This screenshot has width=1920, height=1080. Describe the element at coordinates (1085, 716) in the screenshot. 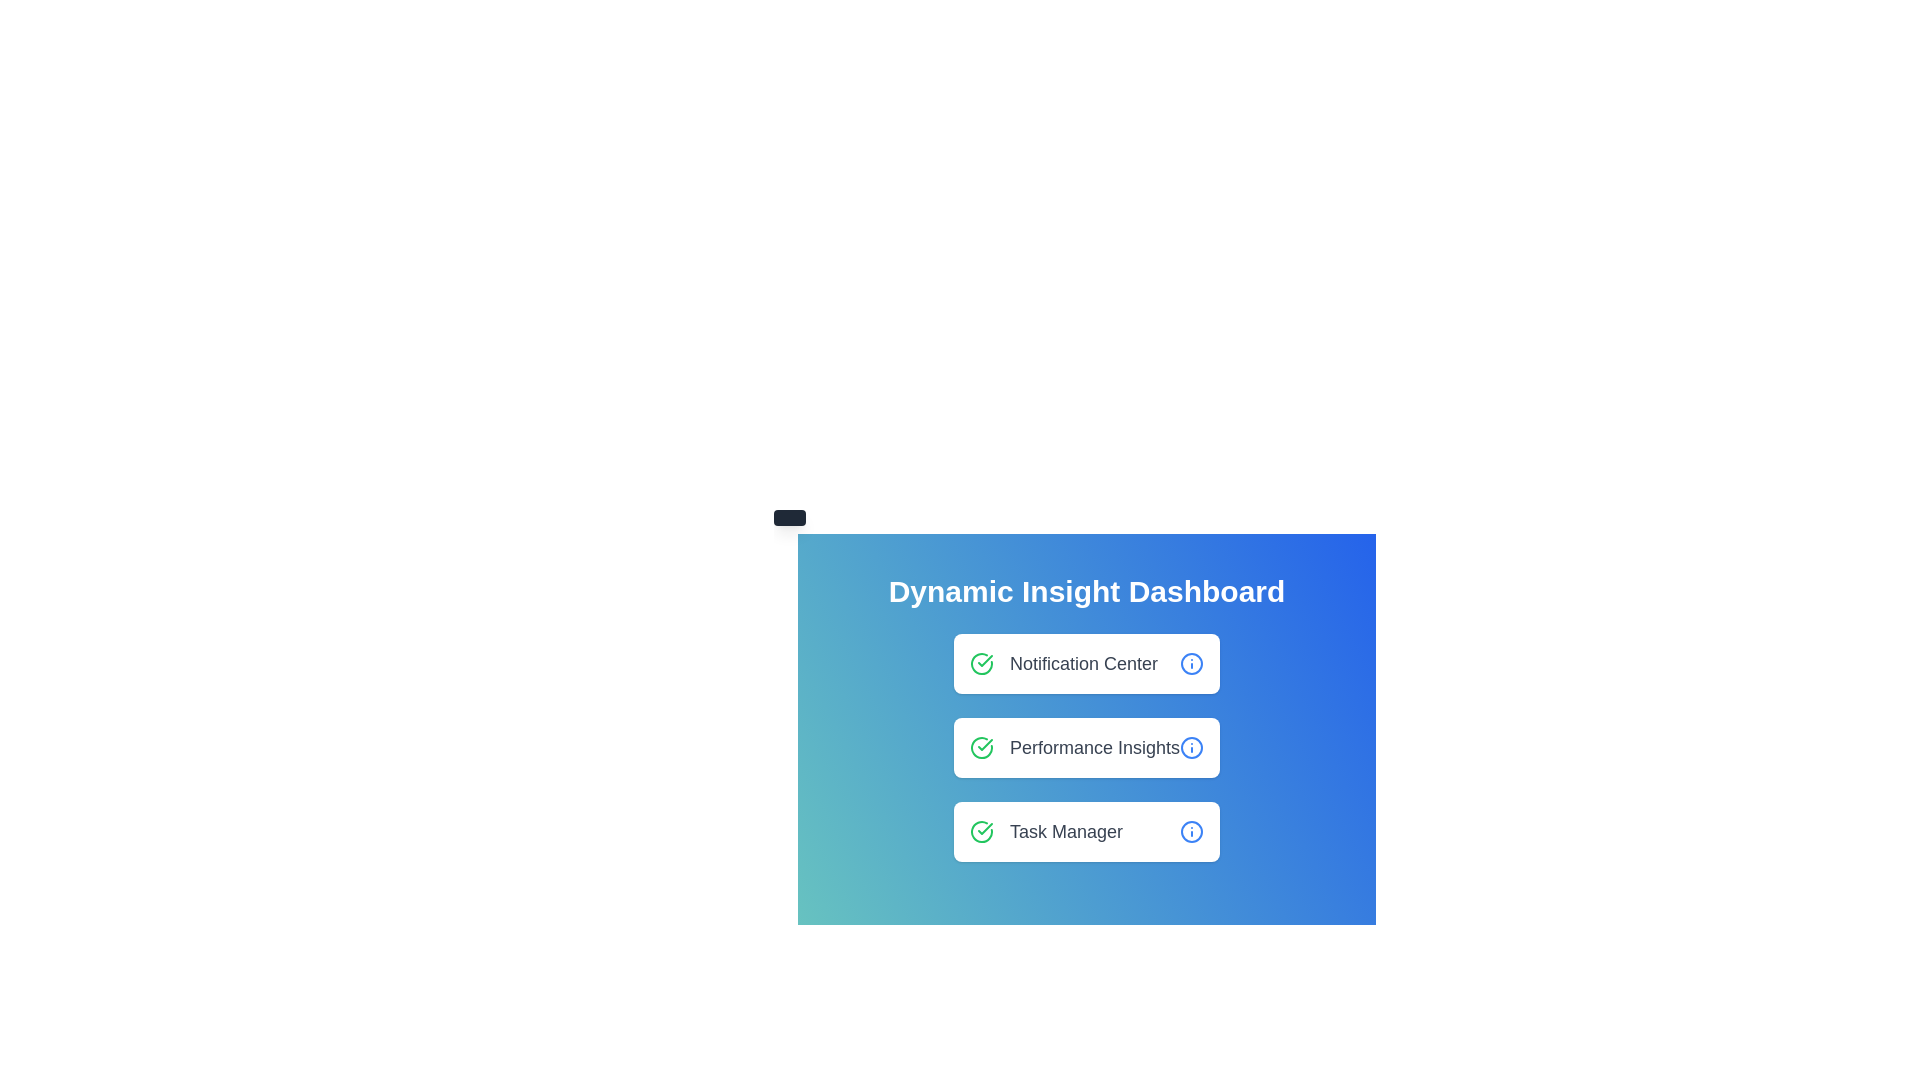

I see `the 'Performance Insights' button, which is a rectangular button with rounded corners, containing the text 'Performance Insights' and icons on either side` at that location.